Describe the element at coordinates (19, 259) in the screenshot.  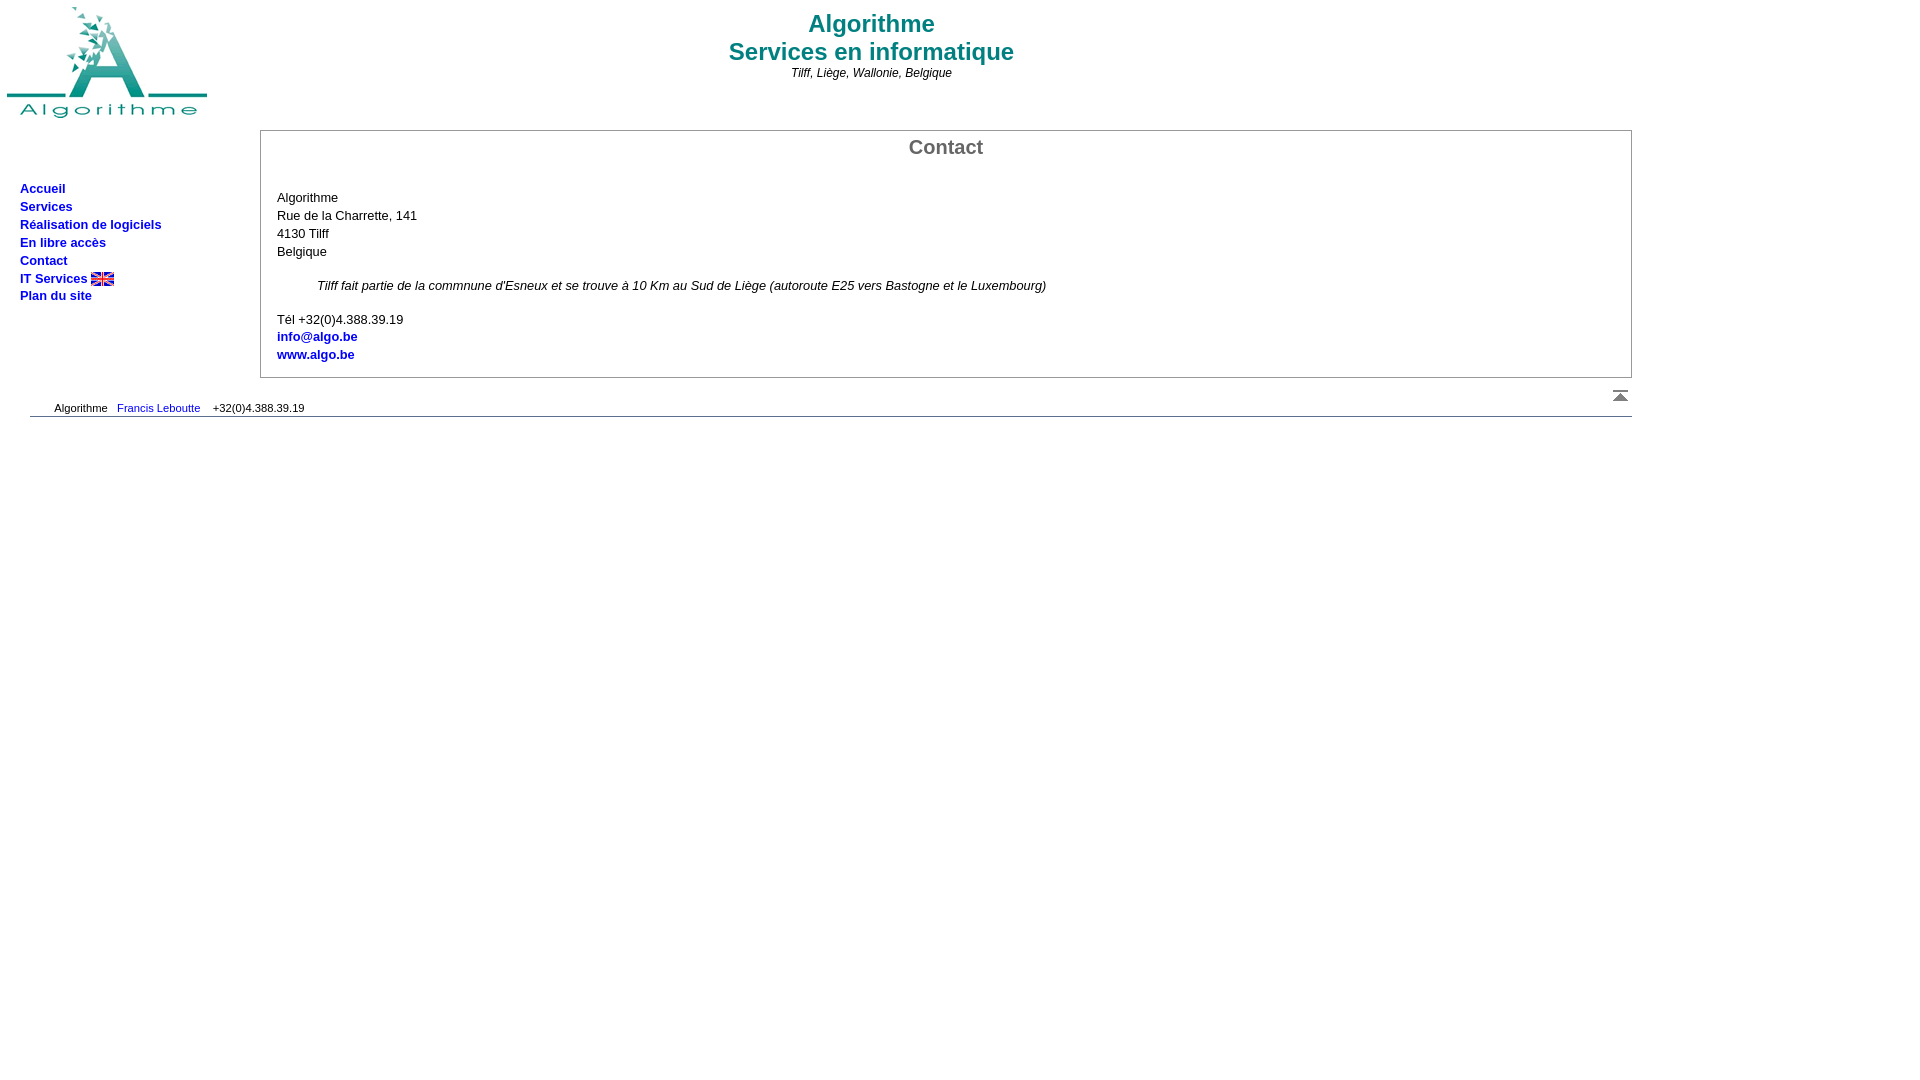
I see `'Contact'` at that location.